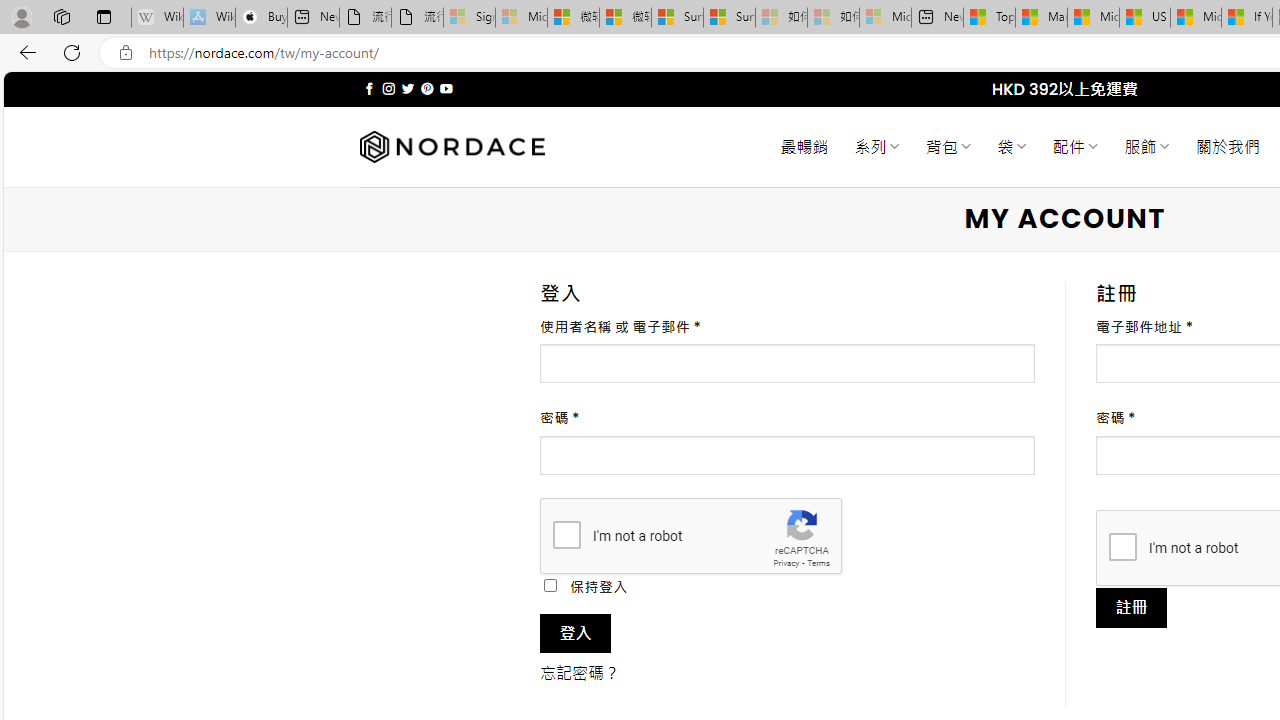 This screenshot has height=720, width=1280. What do you see at coordinates (520, 17) in the screenshot?
I see `'Microsoft Services Agreement - Sleeping'` at bounding box center [520, 17].